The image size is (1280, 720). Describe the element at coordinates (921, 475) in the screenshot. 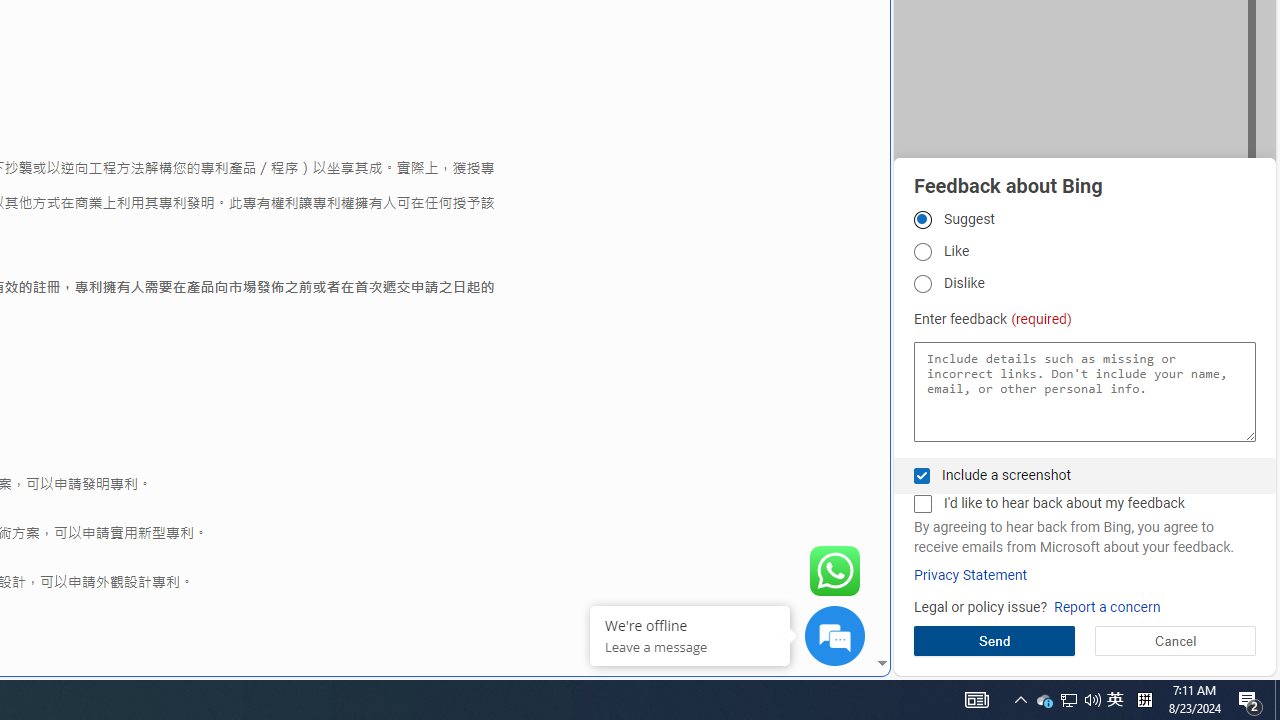

I see `'Include a screenshot'` at that location.